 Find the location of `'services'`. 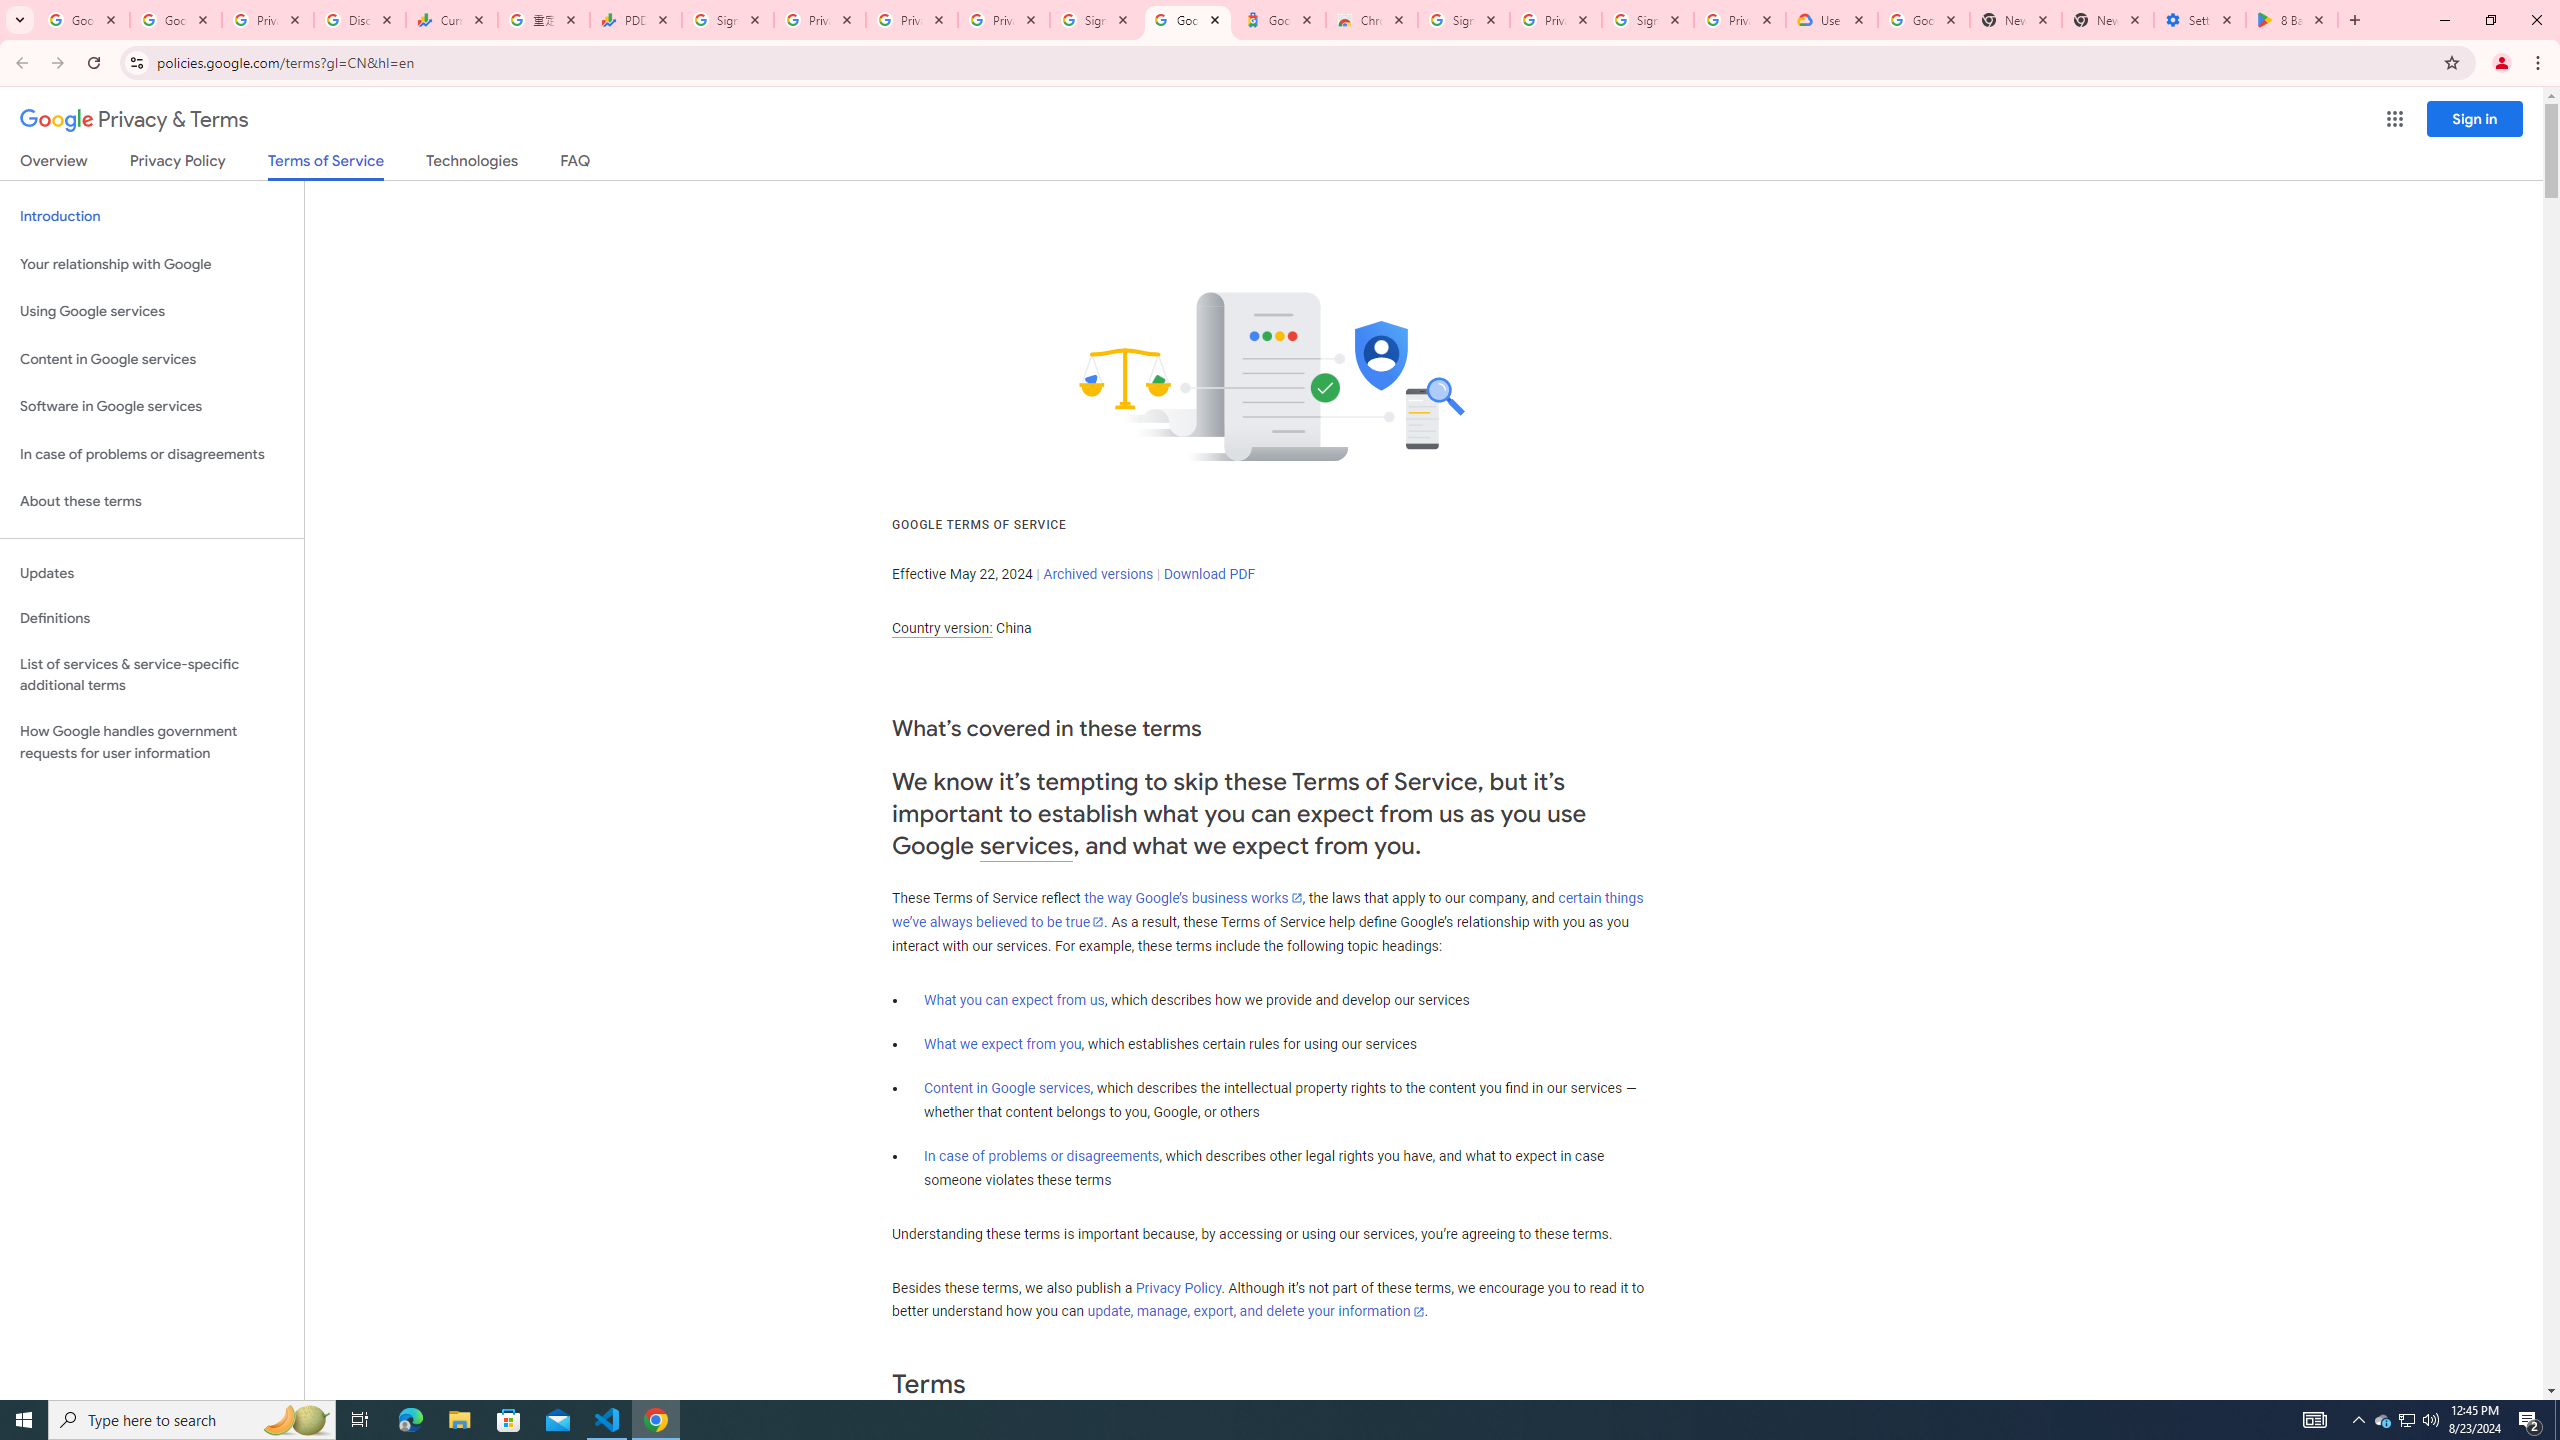

'services' is located at coordinates (1026, 846).